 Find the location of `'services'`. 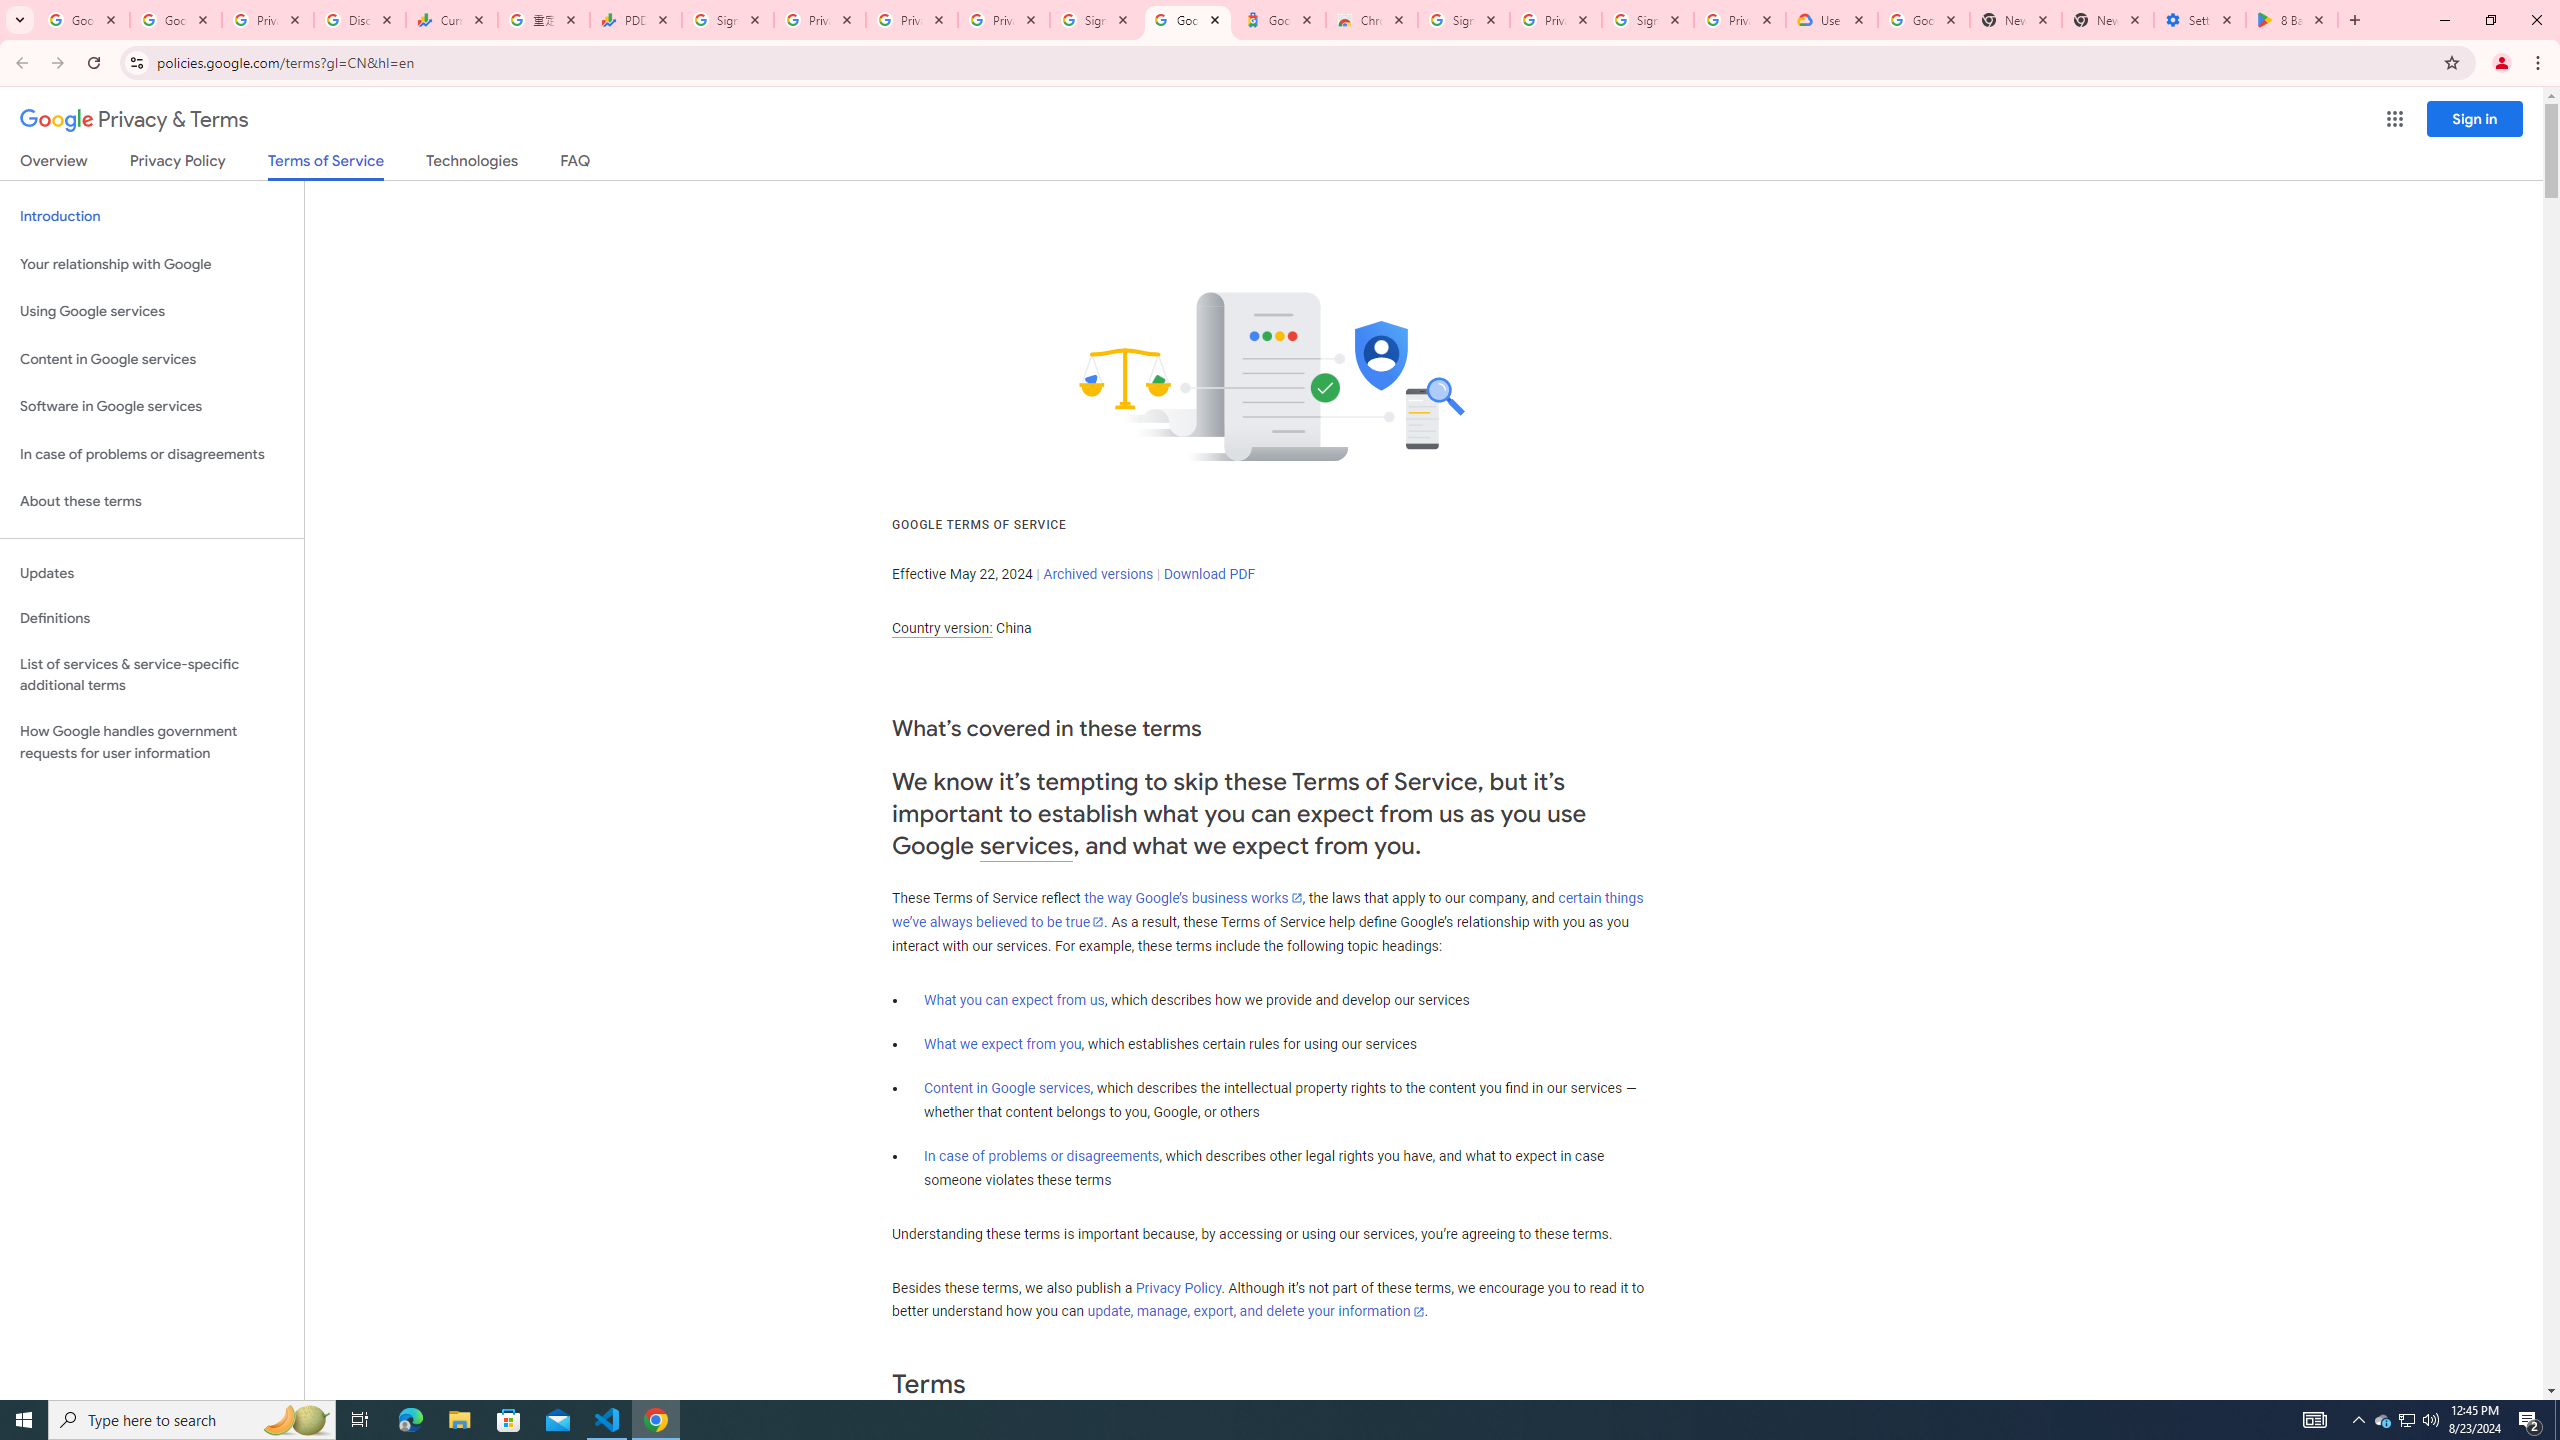

'services' is located at coordinates (1026, 846).